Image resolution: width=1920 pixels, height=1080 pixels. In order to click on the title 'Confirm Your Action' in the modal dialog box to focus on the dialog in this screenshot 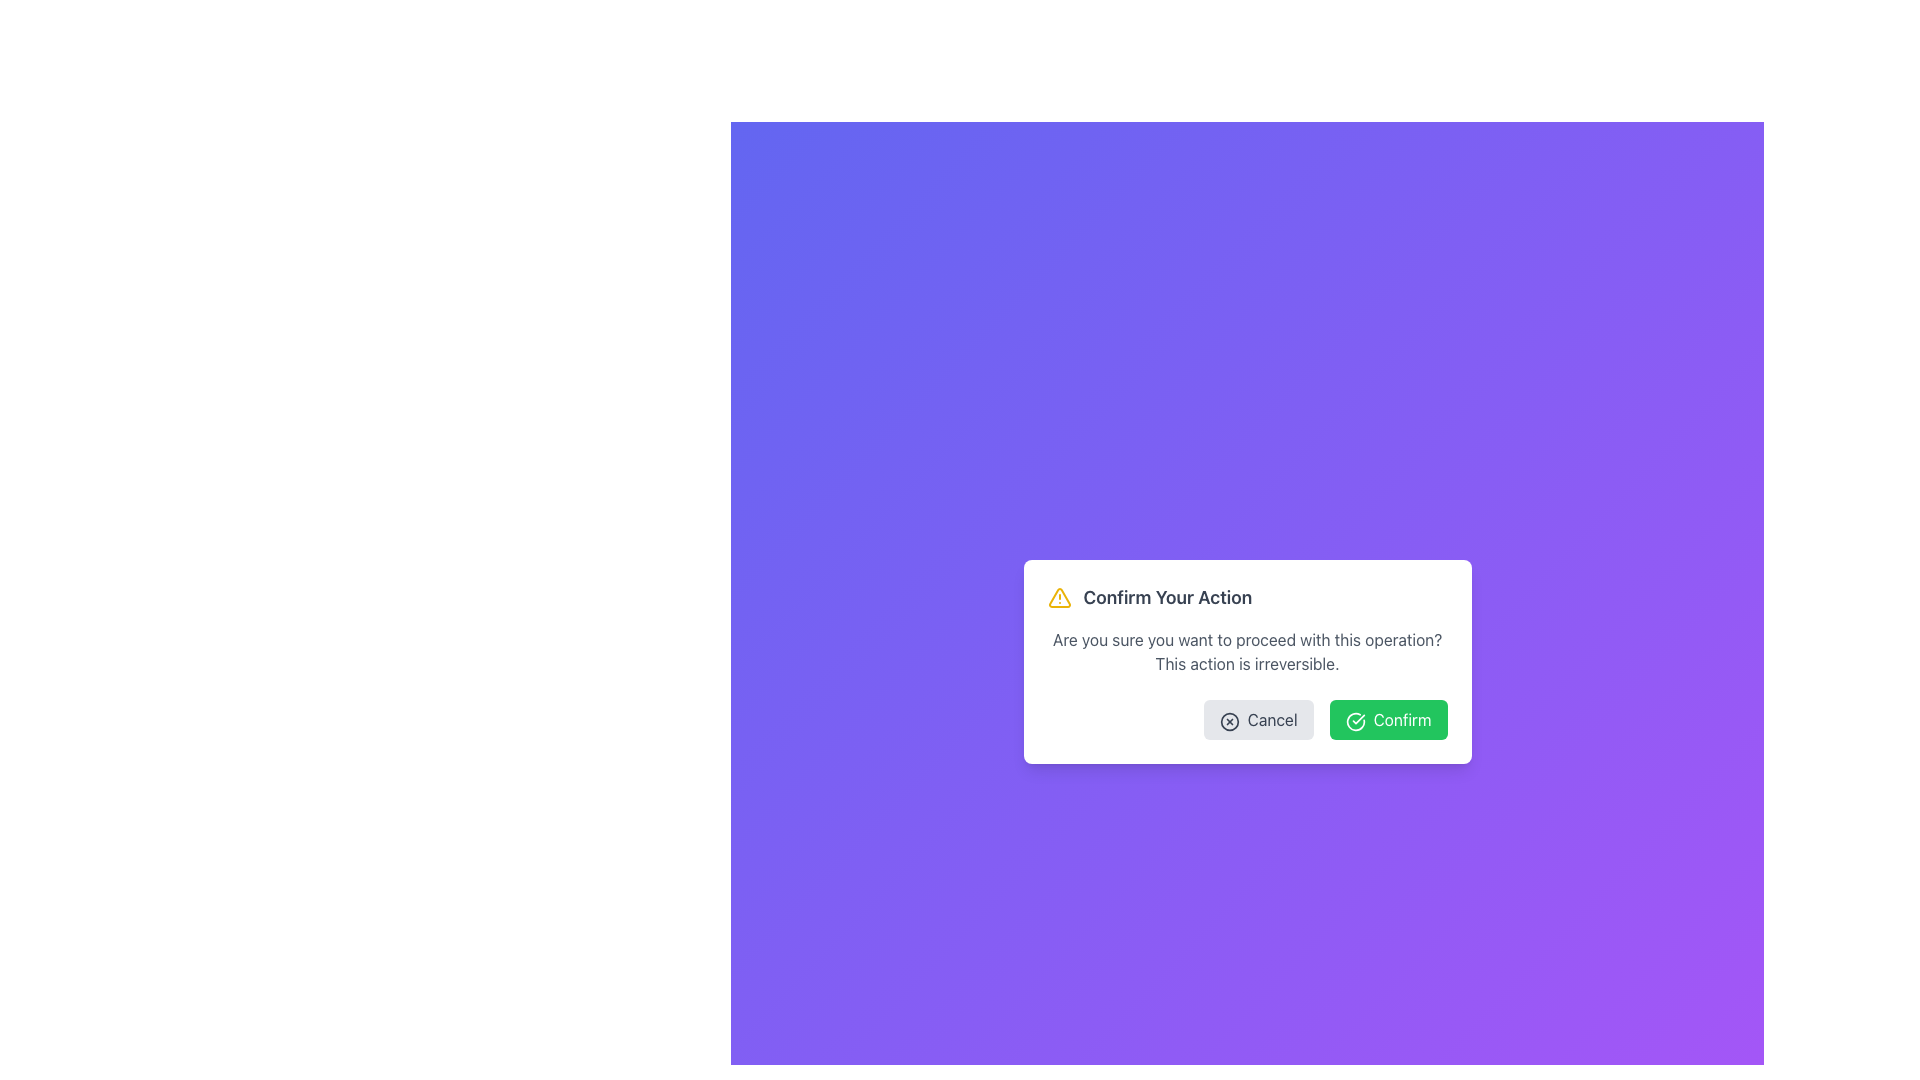, I will do `click(1246, 596)`.